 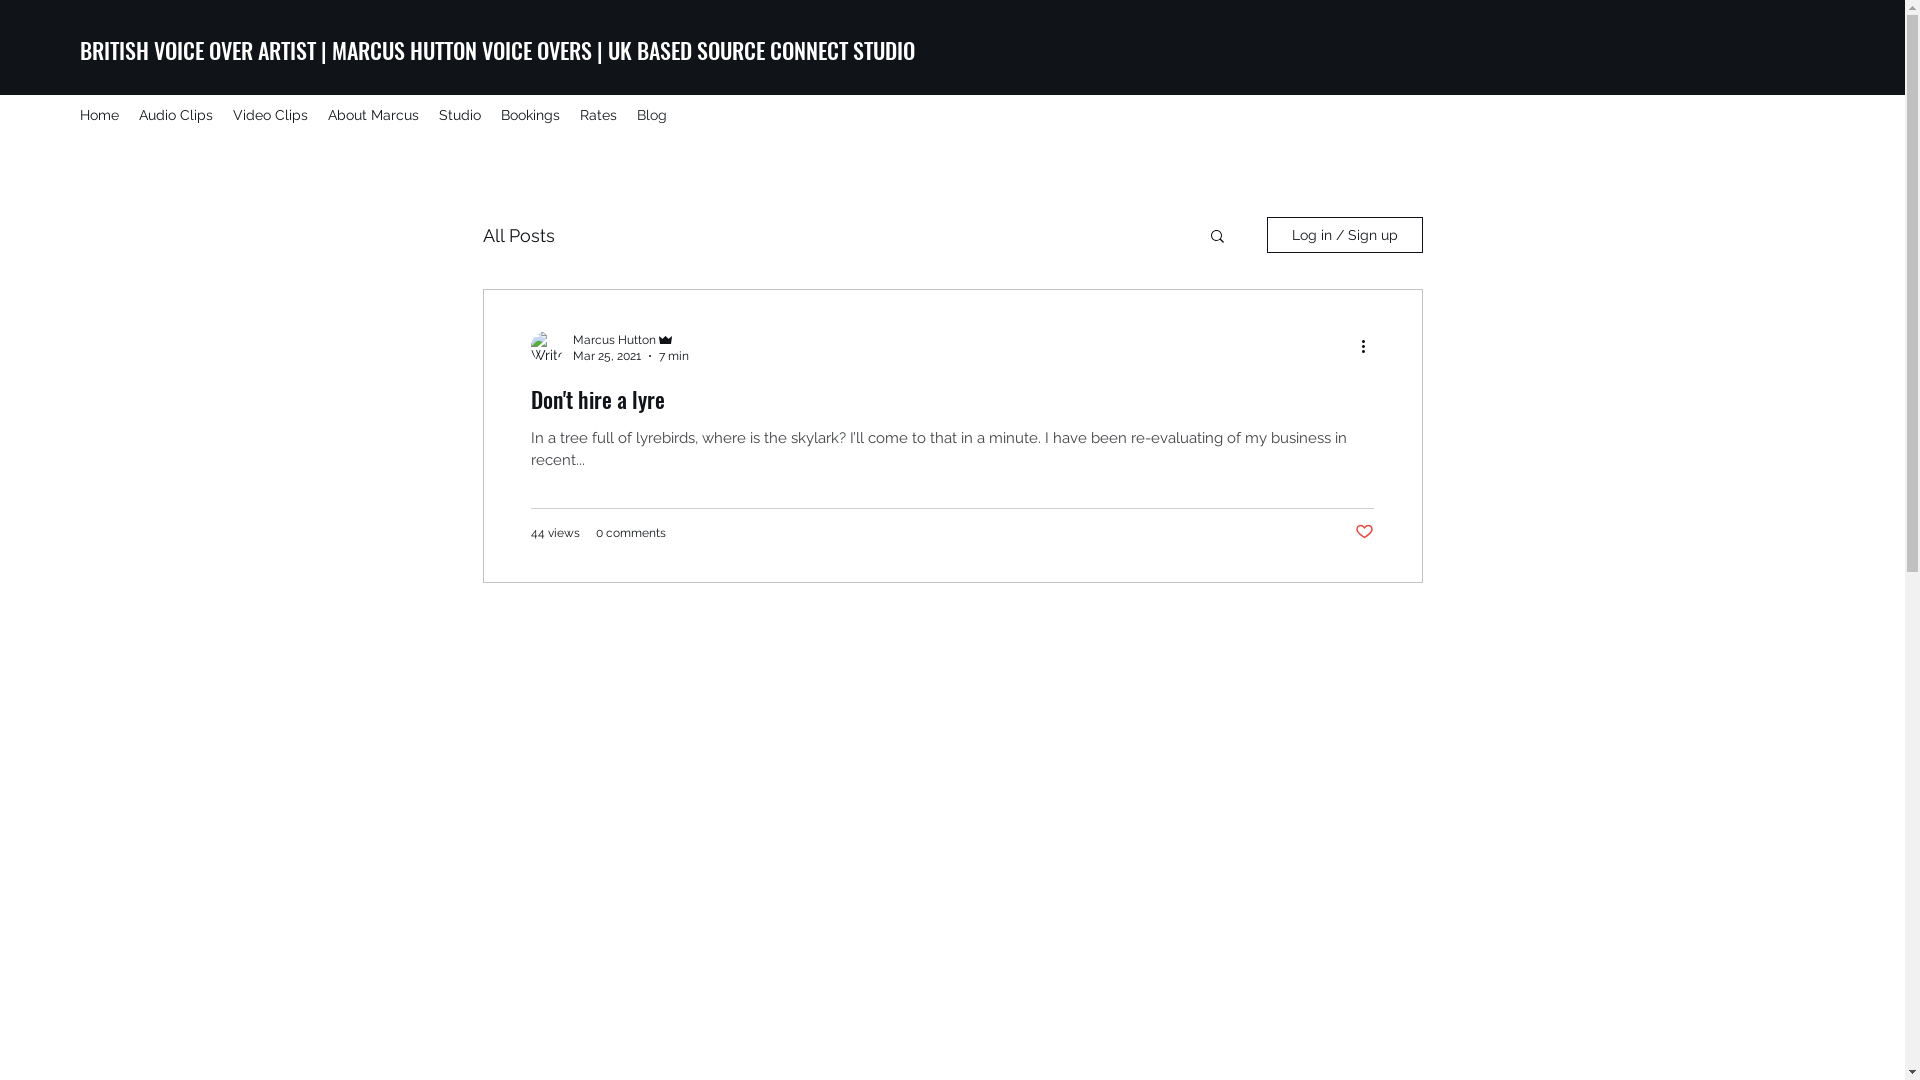 What do you see at coordinates (518, 233) in the screenshot?
I see `'All Posts'` at bounding box center [518, 233].